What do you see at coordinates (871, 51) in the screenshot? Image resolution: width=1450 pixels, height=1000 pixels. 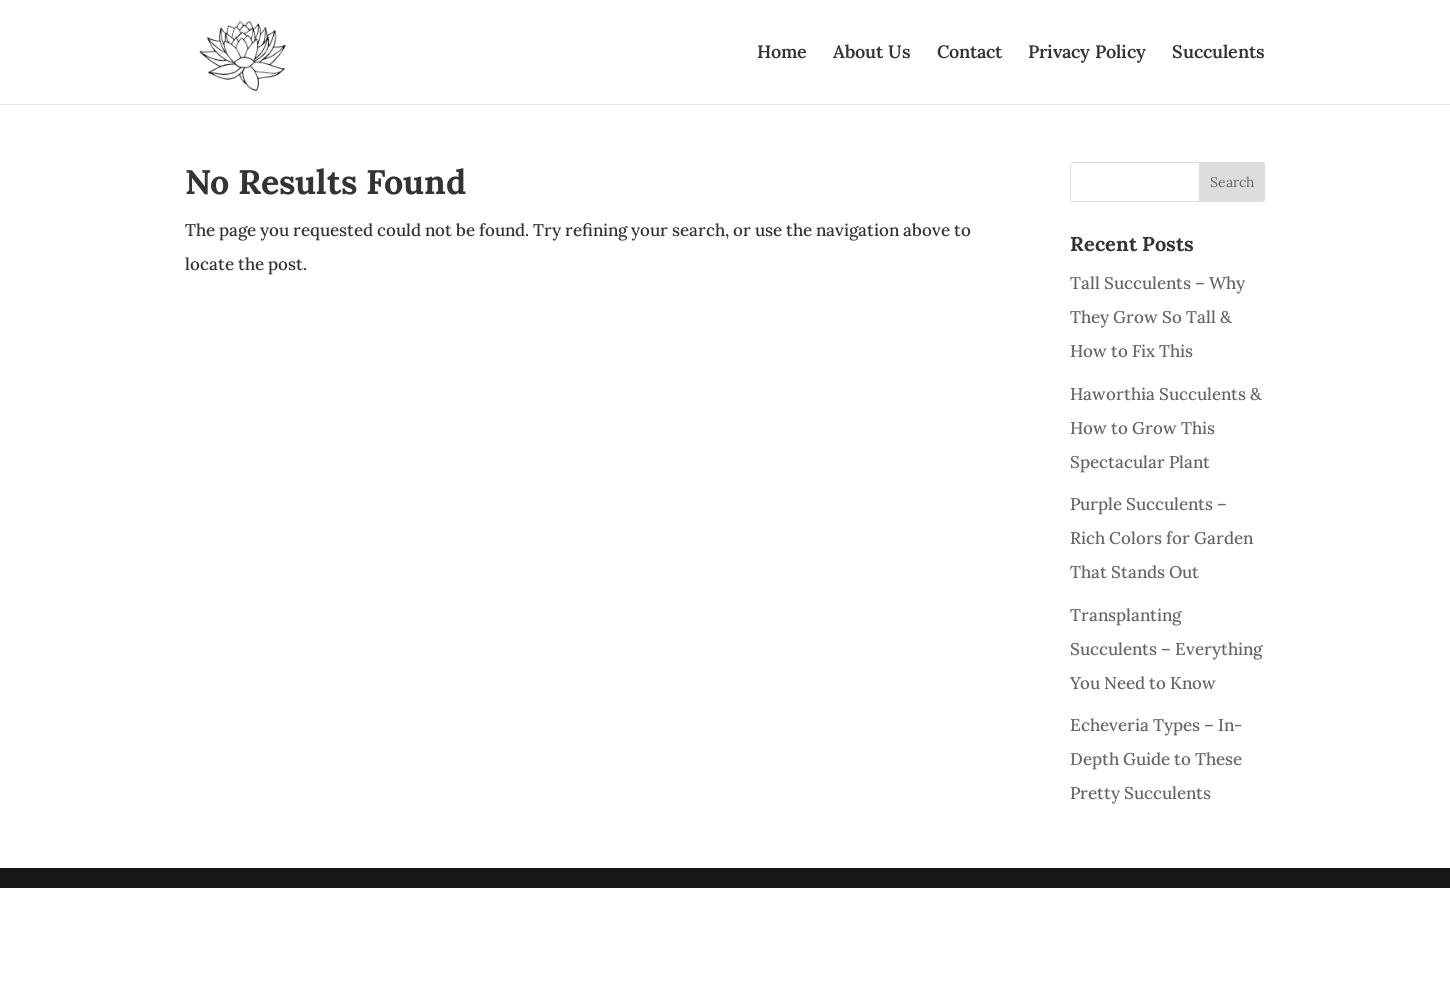 I see `'About Us'` at bounding box center [871, 51].